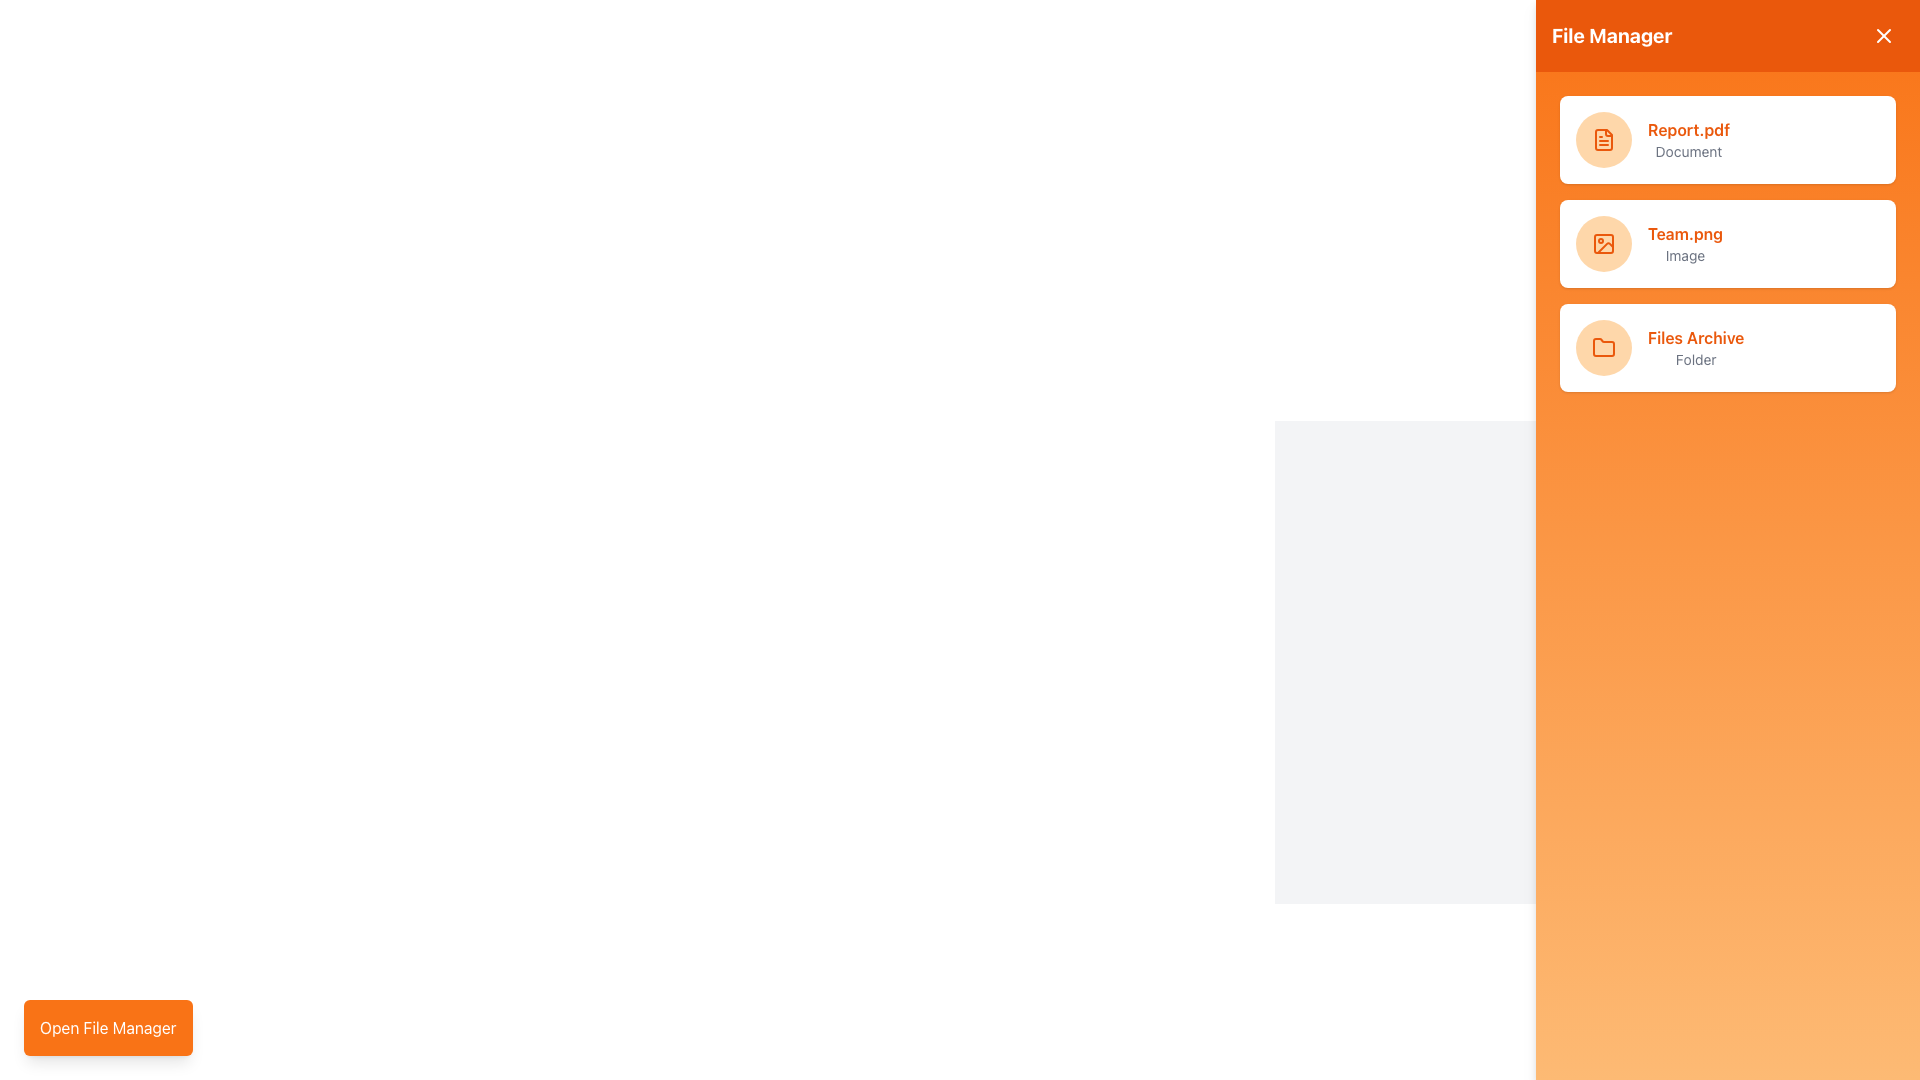  What do you see at coordinates (1727, 242) in the screenshot?
I see `the UI card component labeled 'Team.png'` at bounding box center [1727, 242].